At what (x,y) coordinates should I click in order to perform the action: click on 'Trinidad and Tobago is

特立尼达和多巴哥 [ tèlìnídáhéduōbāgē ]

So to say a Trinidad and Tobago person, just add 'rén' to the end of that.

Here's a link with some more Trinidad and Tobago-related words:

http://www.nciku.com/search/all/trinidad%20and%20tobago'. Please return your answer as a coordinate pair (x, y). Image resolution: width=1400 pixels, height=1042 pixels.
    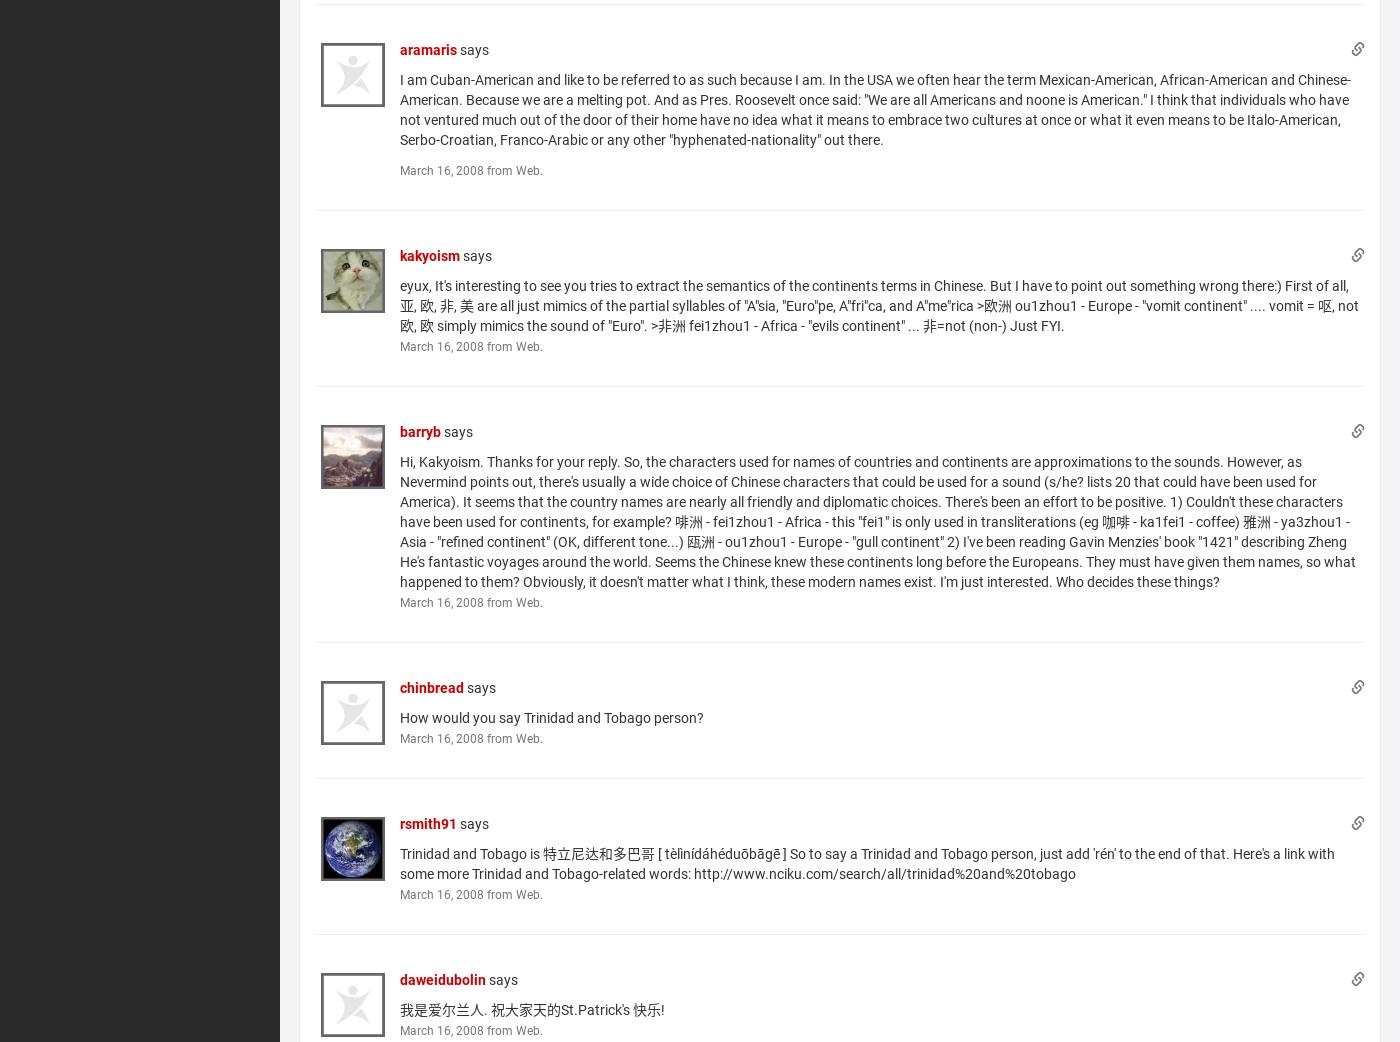
    Looking at the image, I should click on (867, 862).